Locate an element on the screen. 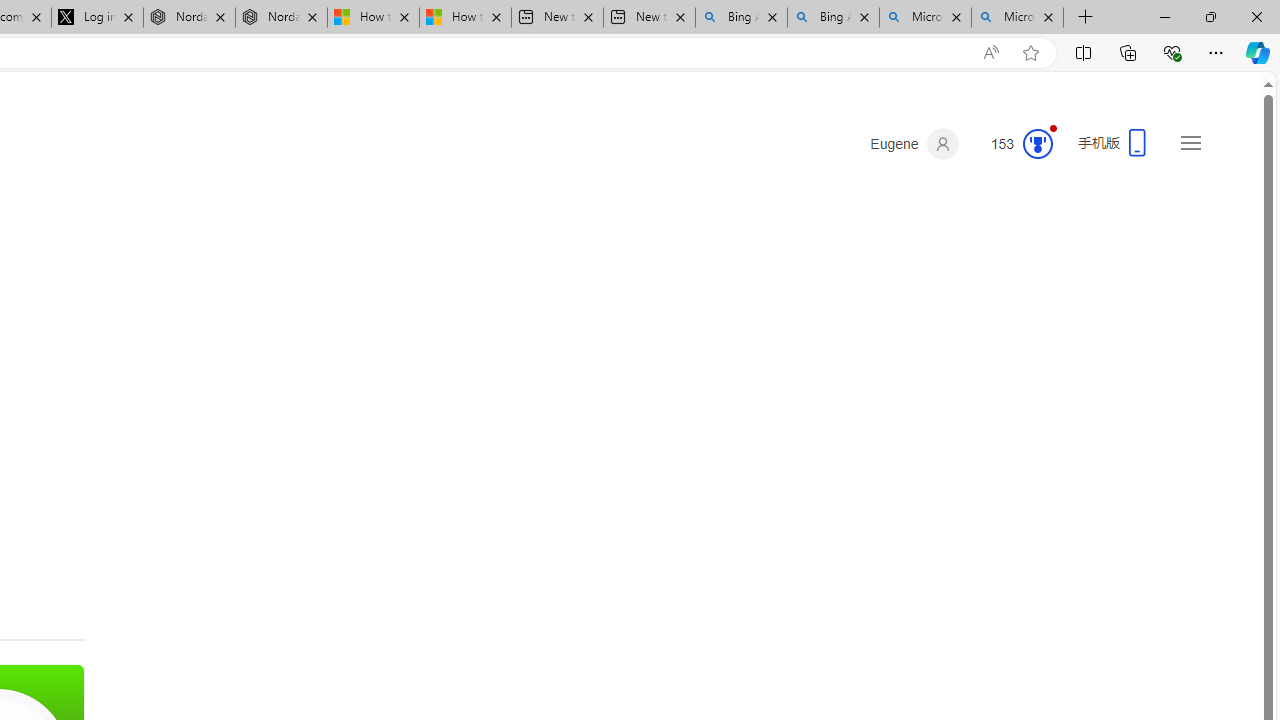 This screenshot has height=720, width=1280. 'Log in to X / X' is located at coordinates (96, 17).